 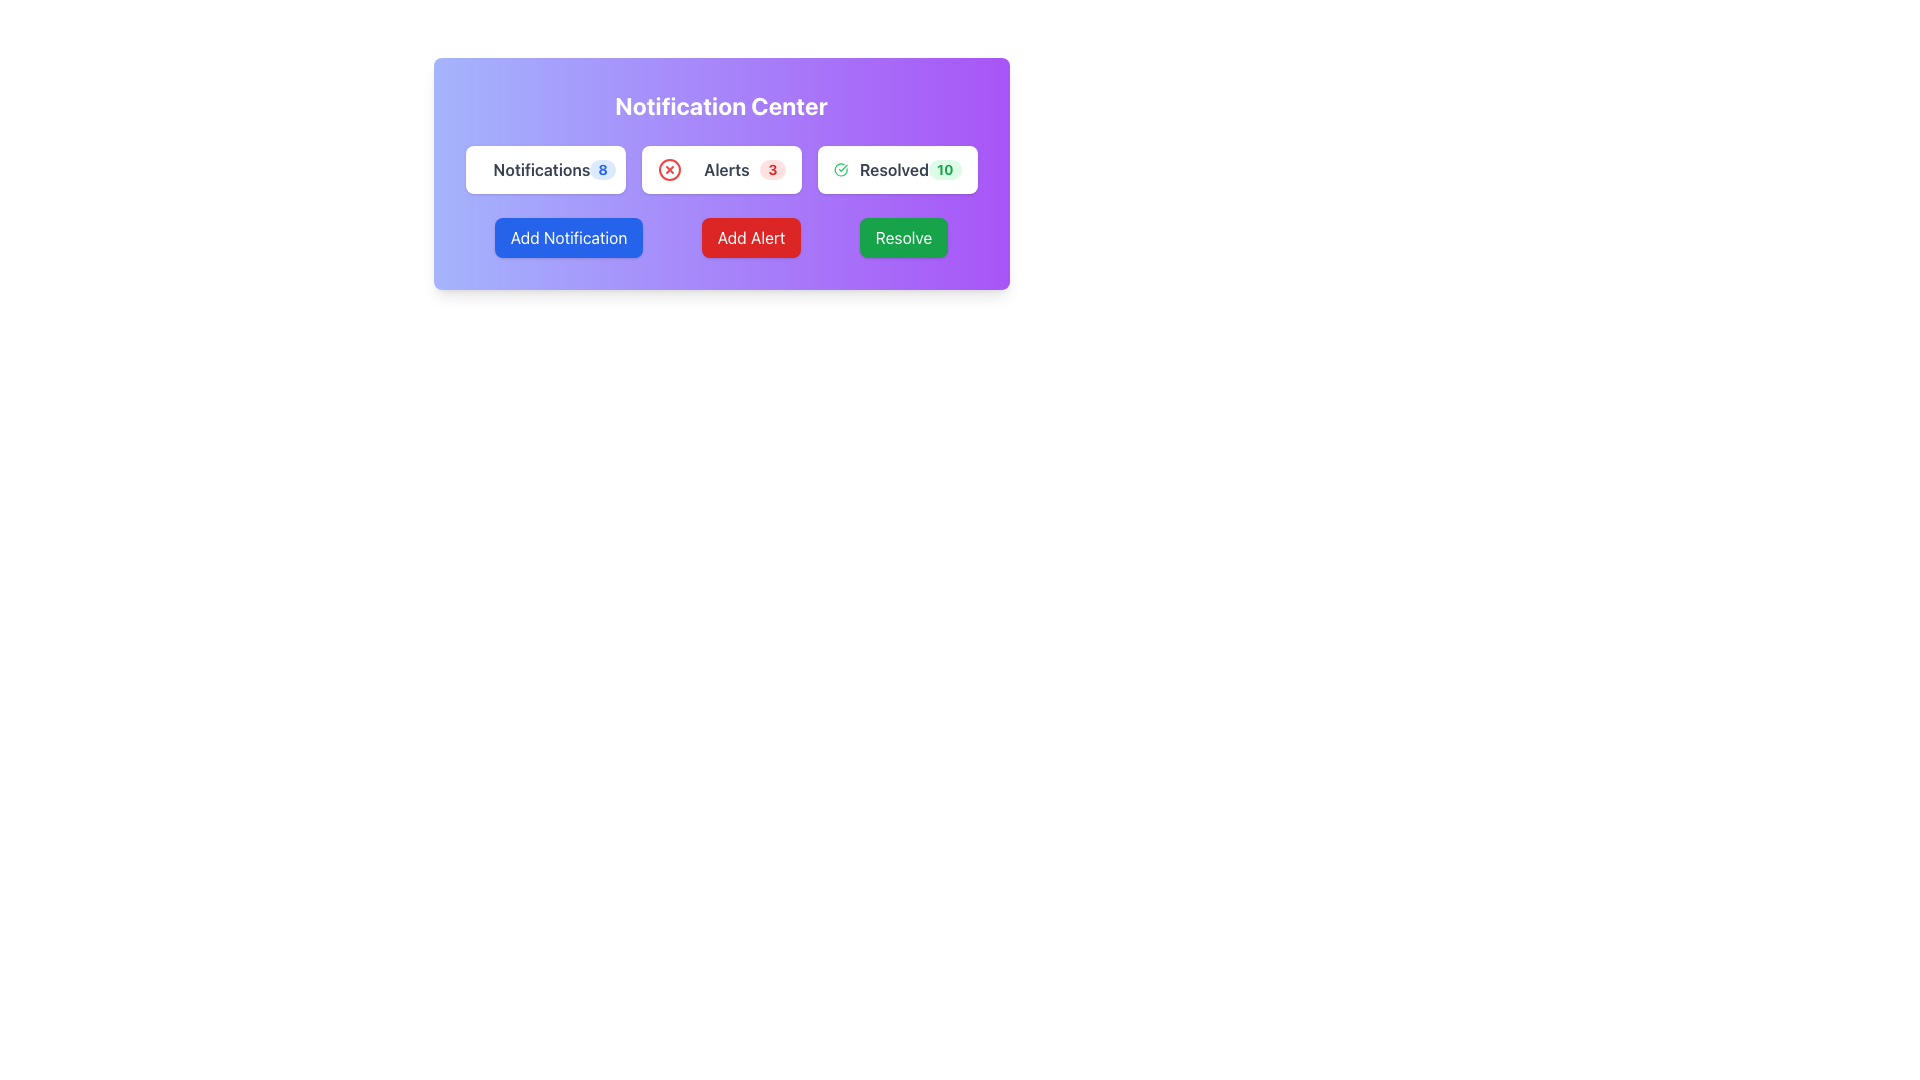 What do you see at coordinates (944, 168) in the screenshot?
I see `the badge UI element displaying the count of resolved items, located to the right of the 'Resolved' text within the 'Resolved' card` at bounding box center [944, 168].